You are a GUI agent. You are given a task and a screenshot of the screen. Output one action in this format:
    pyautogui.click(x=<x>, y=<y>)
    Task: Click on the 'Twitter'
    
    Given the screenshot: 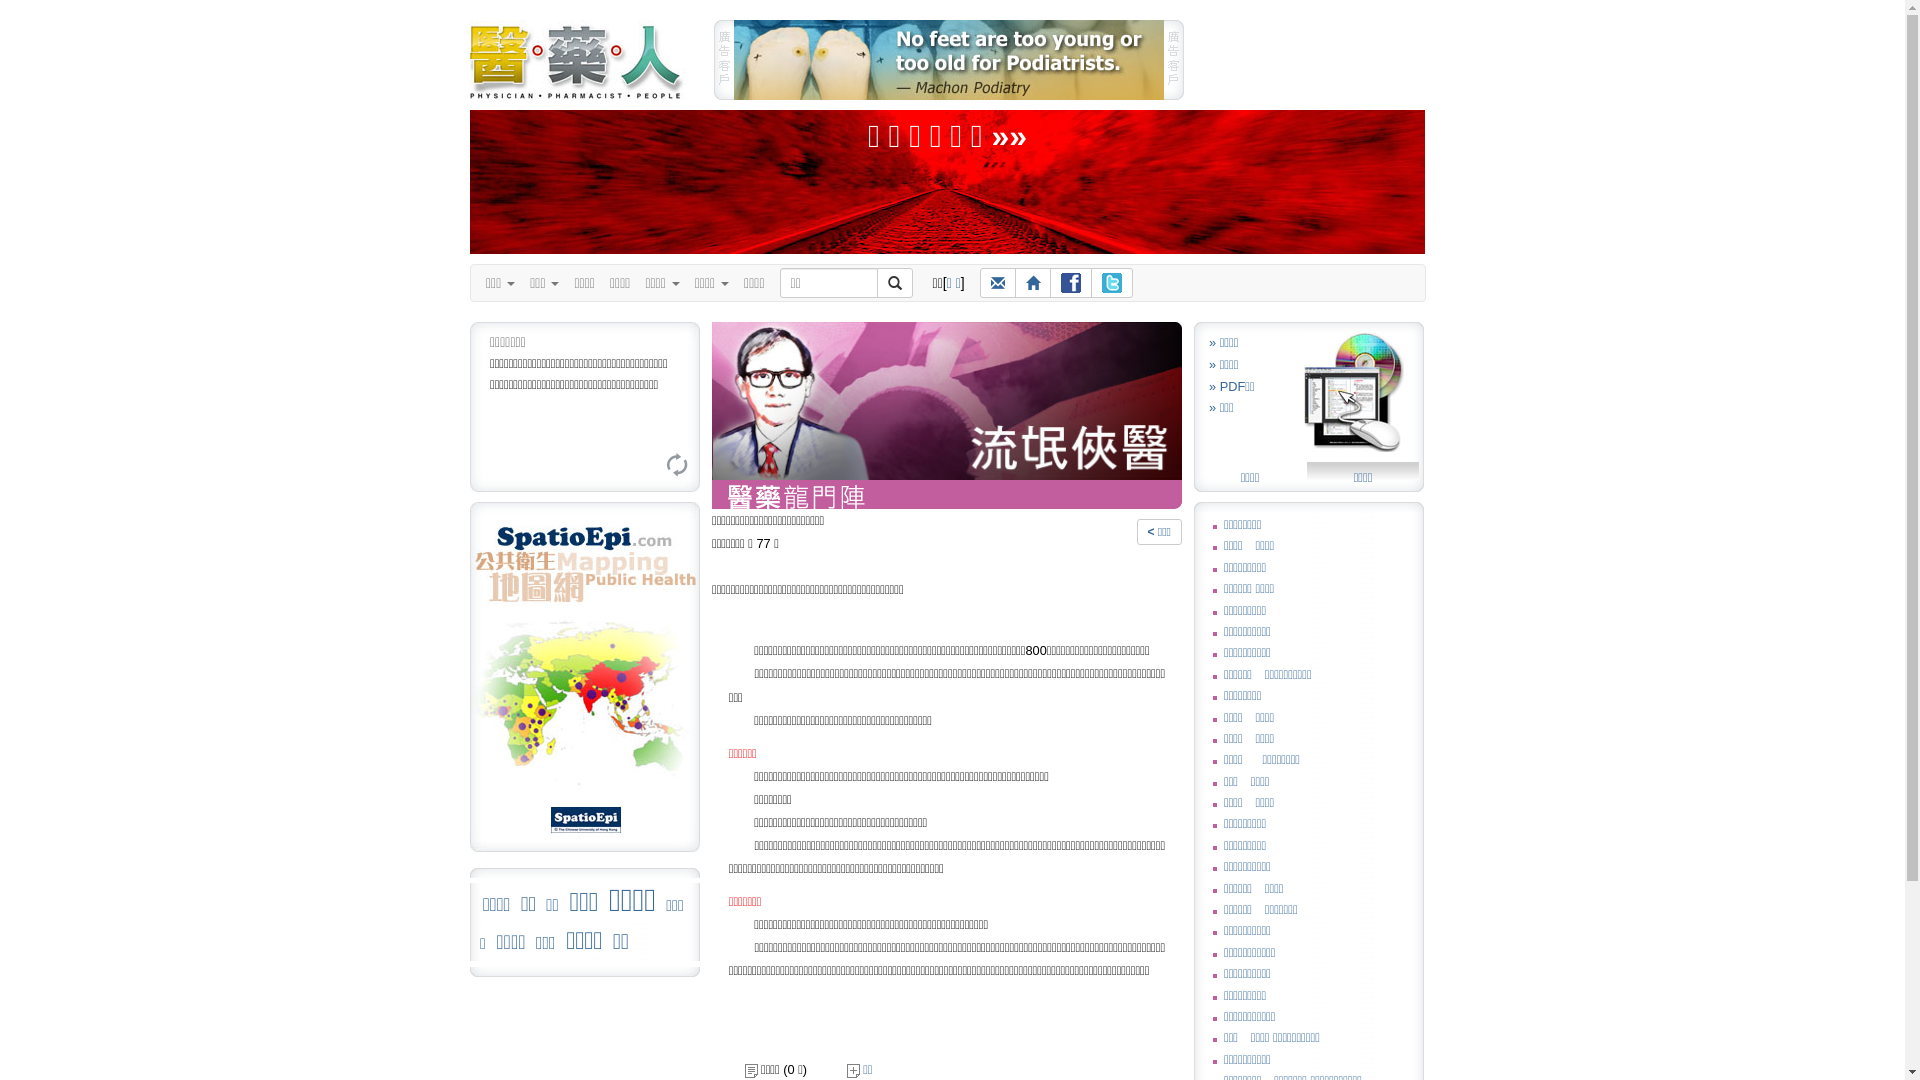 What is the action you would take?
    pyautogui.click(x=1111, y=282)
    